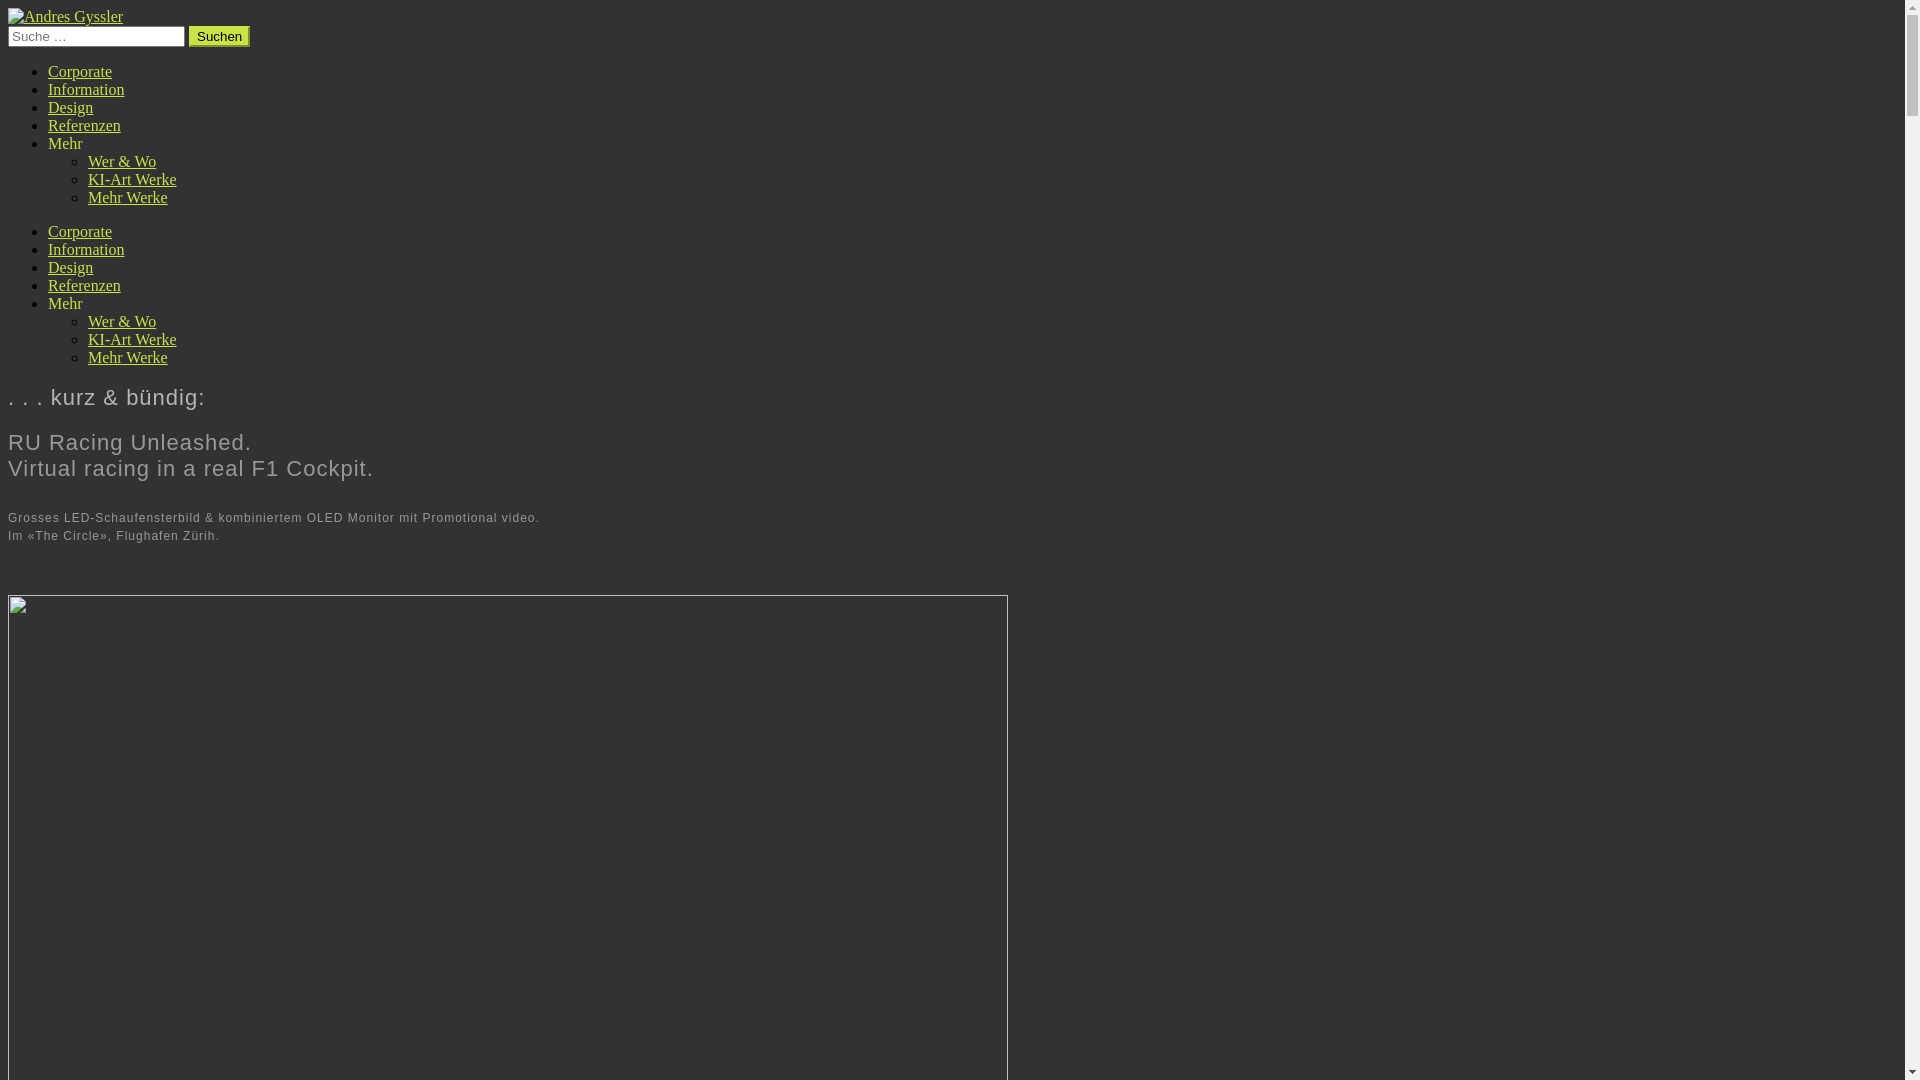 Image resolution: width=1920 pixels, height=1080 pixels. I want to click on 'KI-Art Werke', so click(131, 178).